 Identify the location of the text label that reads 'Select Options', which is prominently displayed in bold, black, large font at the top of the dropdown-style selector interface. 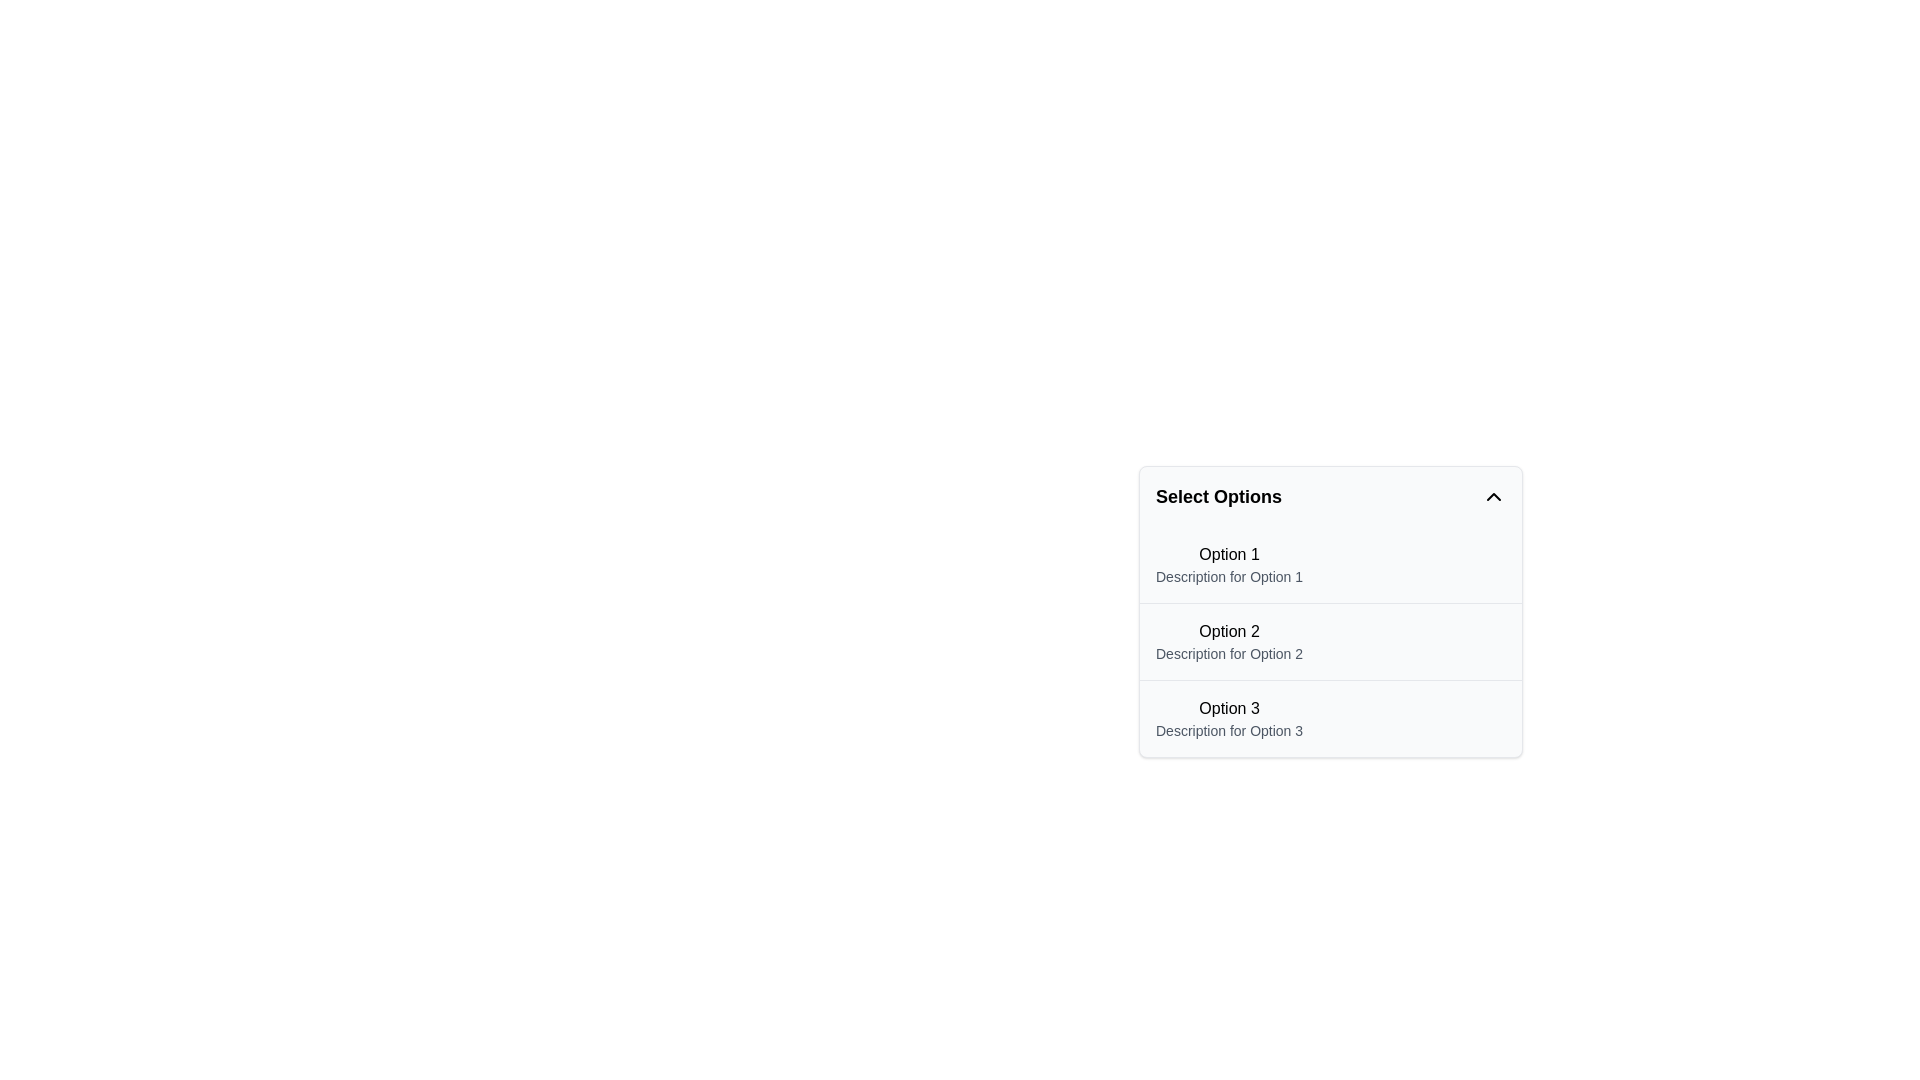
(1218, 496).